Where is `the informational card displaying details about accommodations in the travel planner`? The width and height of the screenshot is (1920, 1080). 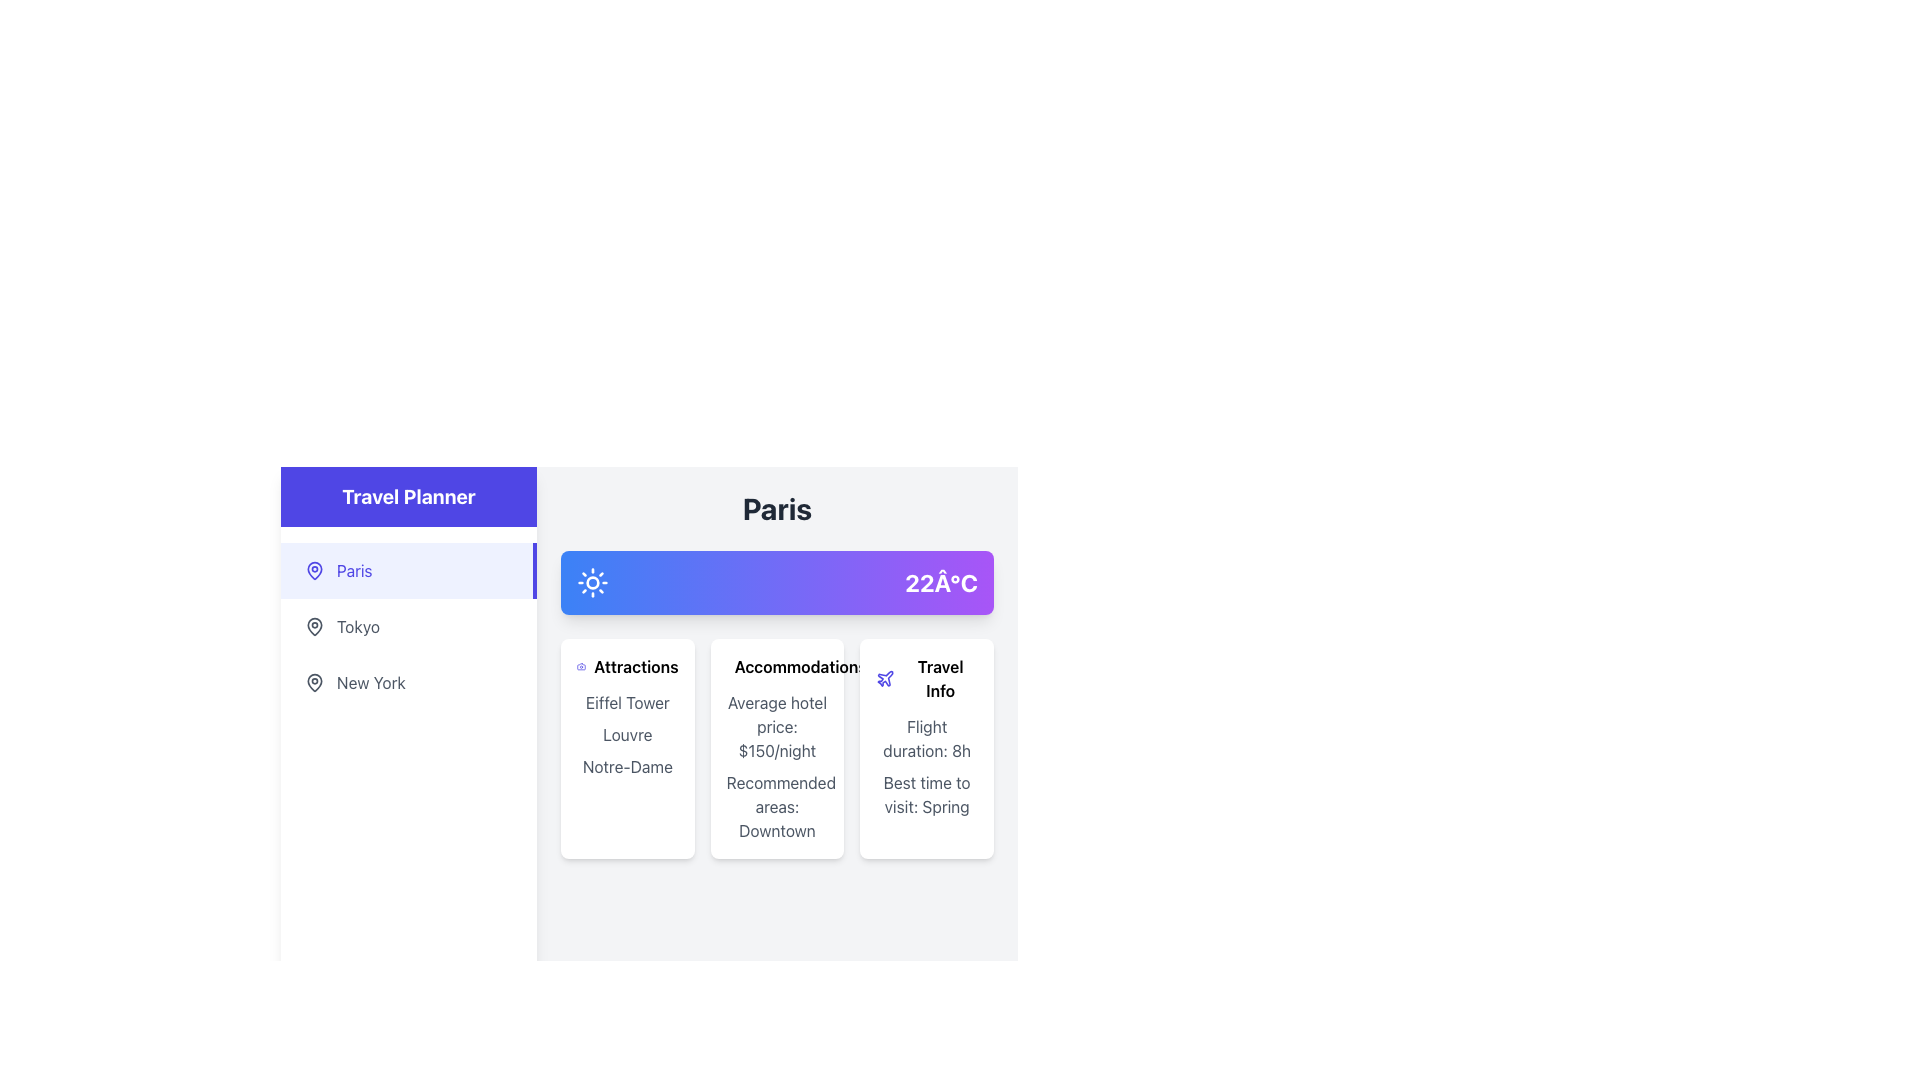
the informational card displaying details about accommodations in the travel planner is located at coordinates (776, 748).